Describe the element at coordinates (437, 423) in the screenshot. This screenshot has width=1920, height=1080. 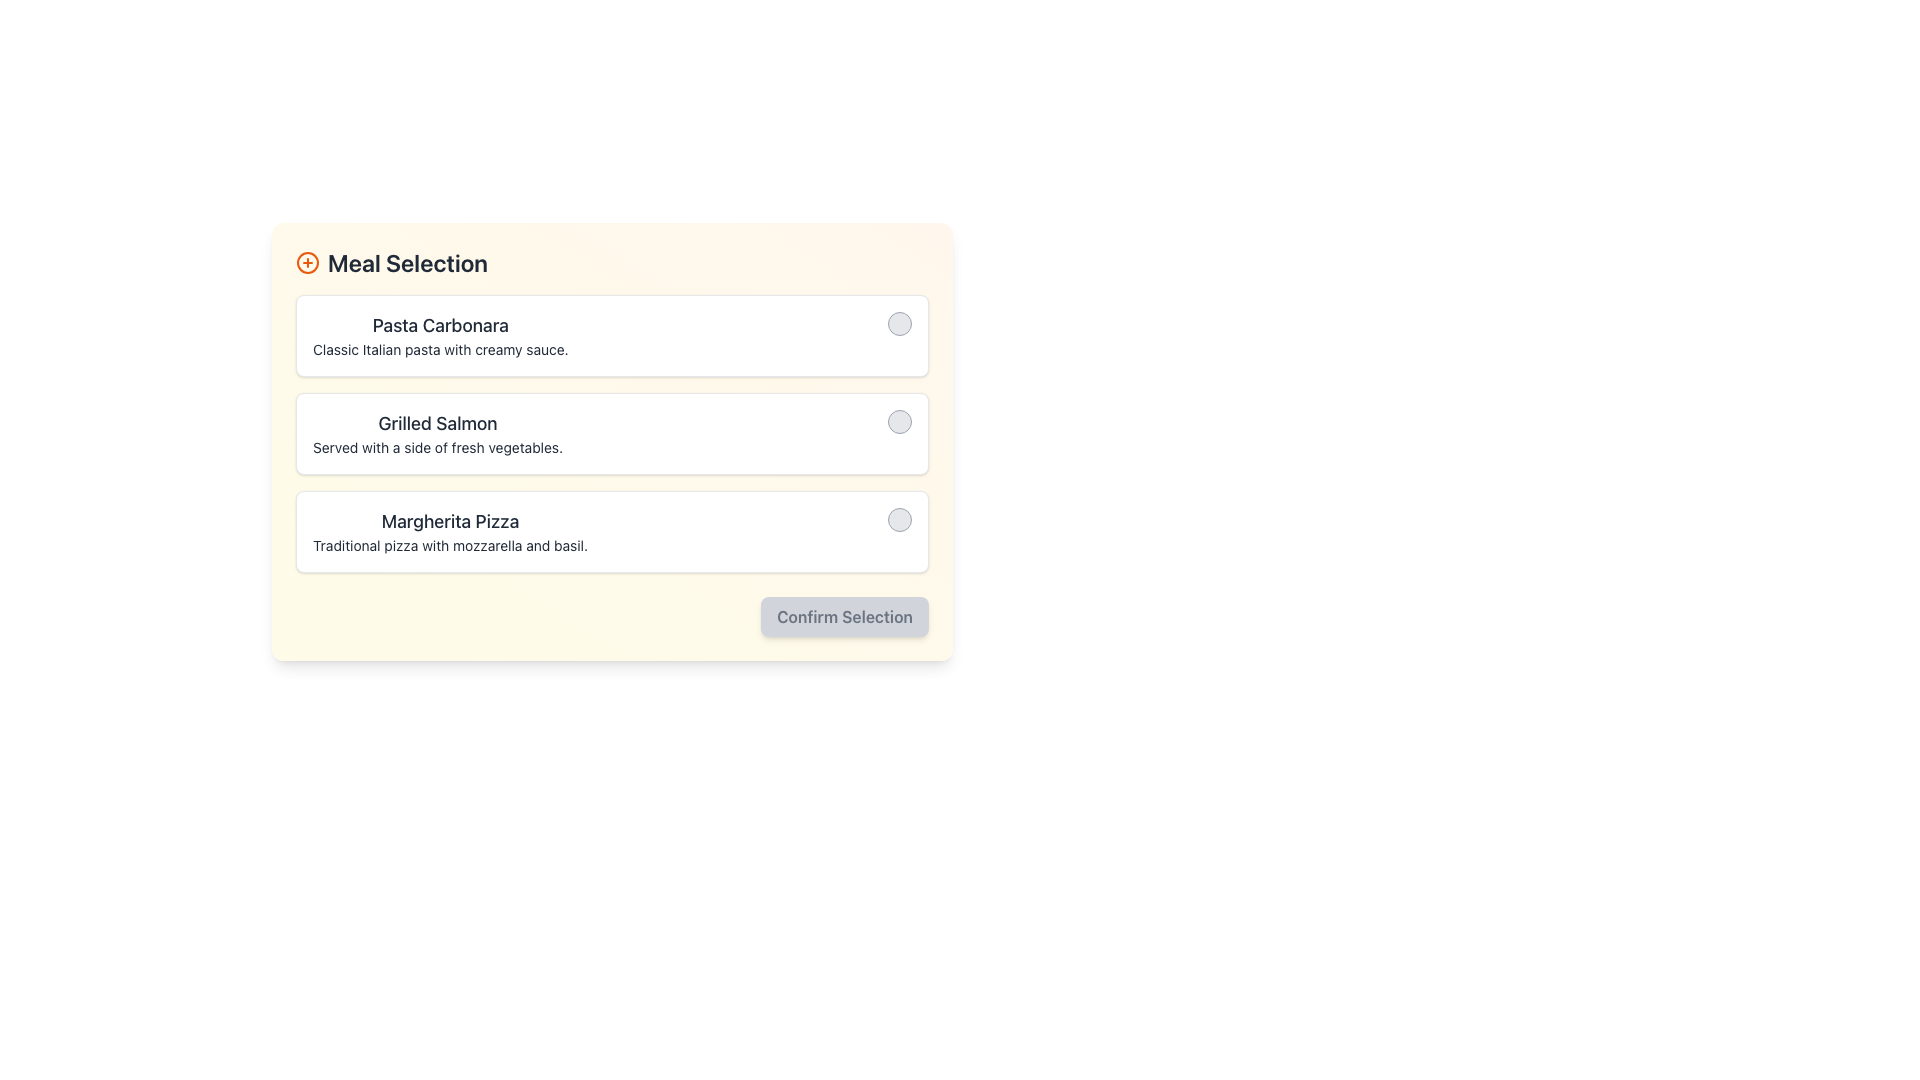
I see `the 'Grilled Salmon' text label, which displays the title of the second menu item in the meal selection interface` at that location.